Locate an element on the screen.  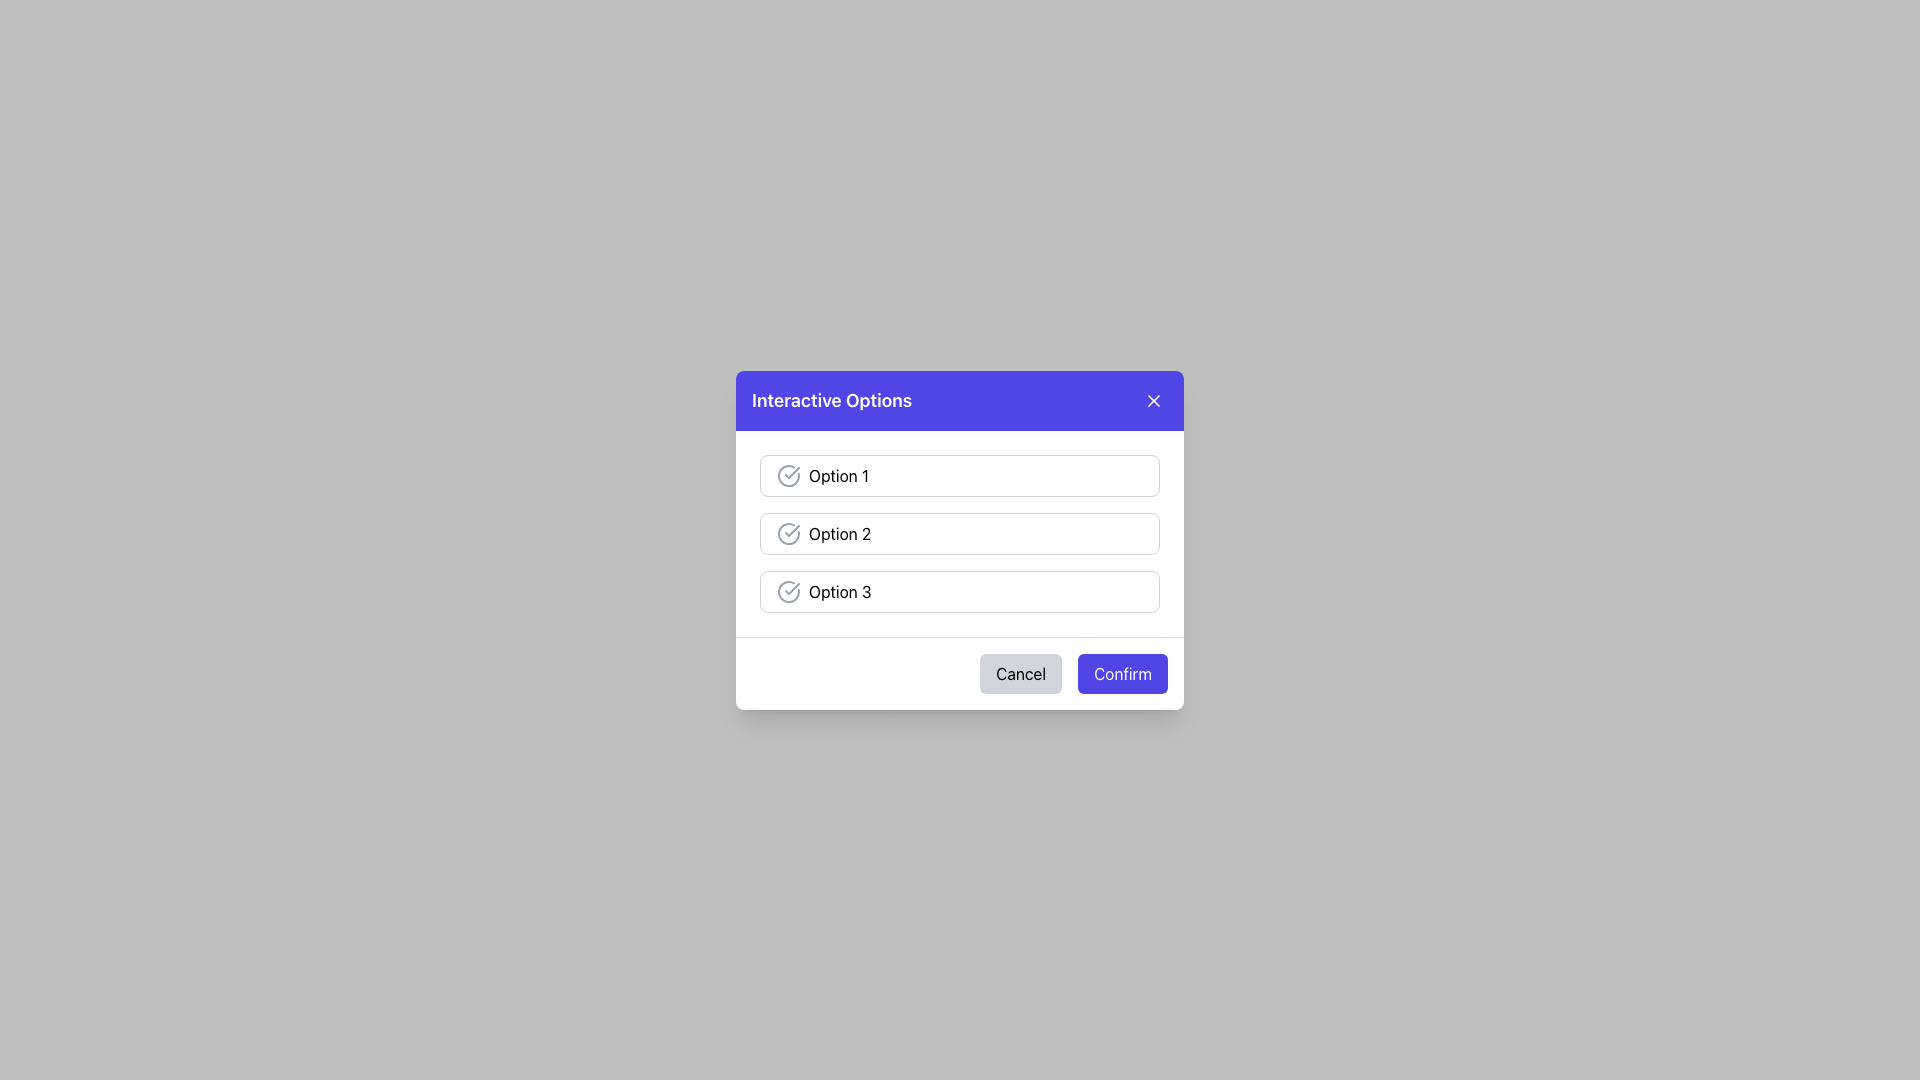
the cross close icon located at the top-right corner of the modal header is located at coordinates (1153, 400).